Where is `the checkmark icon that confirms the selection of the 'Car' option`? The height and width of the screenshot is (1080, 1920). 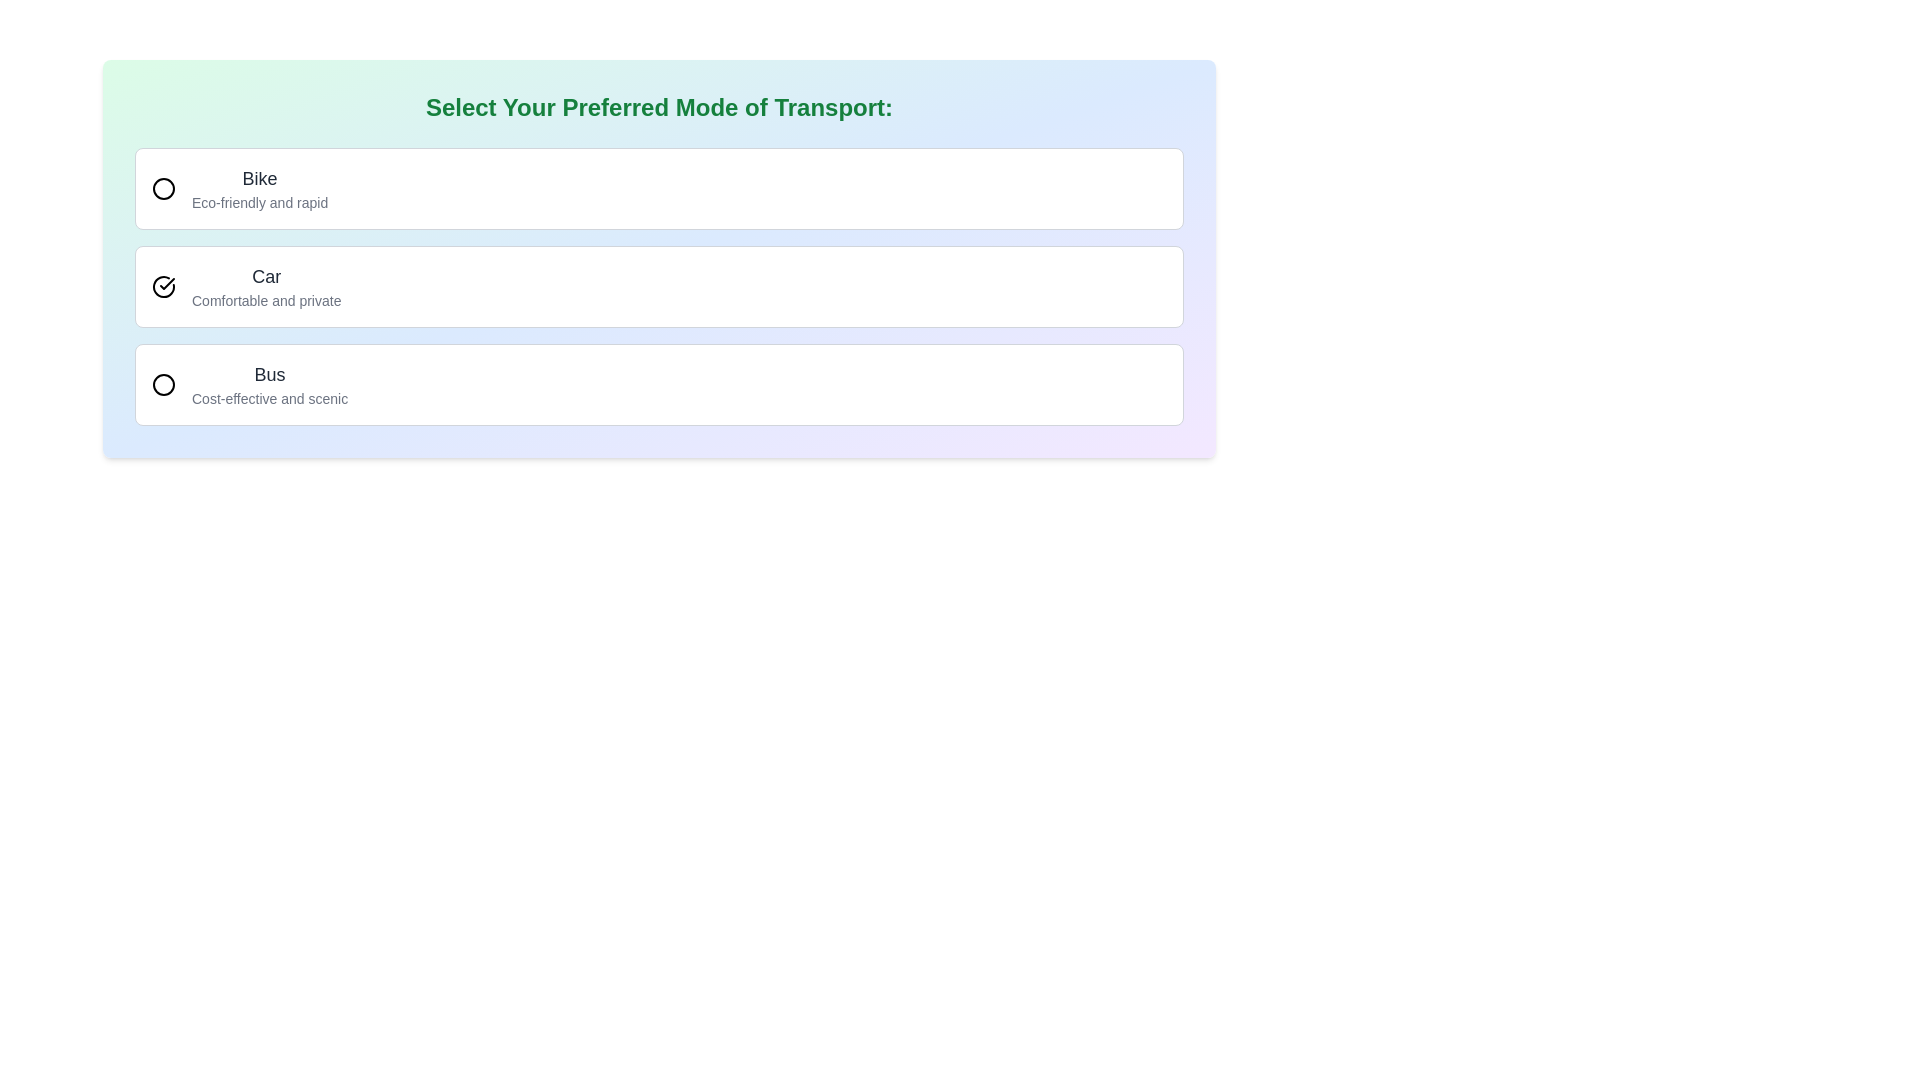
the checkmark icon that confirms the selection of the 'Car' option is located at coordinates (163, 286).